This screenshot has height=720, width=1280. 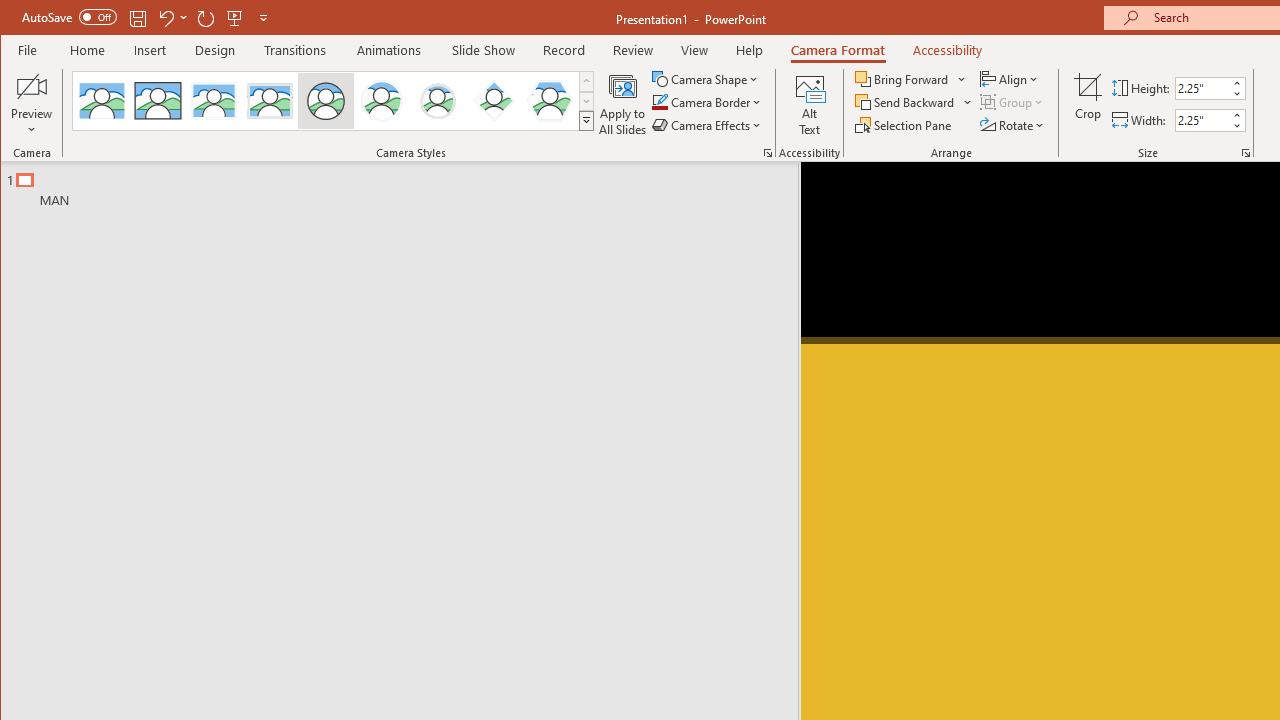 What do you see at coordinates (659, 102) in the screenshot?
I see `'Camera Border Blue, Accent 1'` at bounding box center [659, 102].